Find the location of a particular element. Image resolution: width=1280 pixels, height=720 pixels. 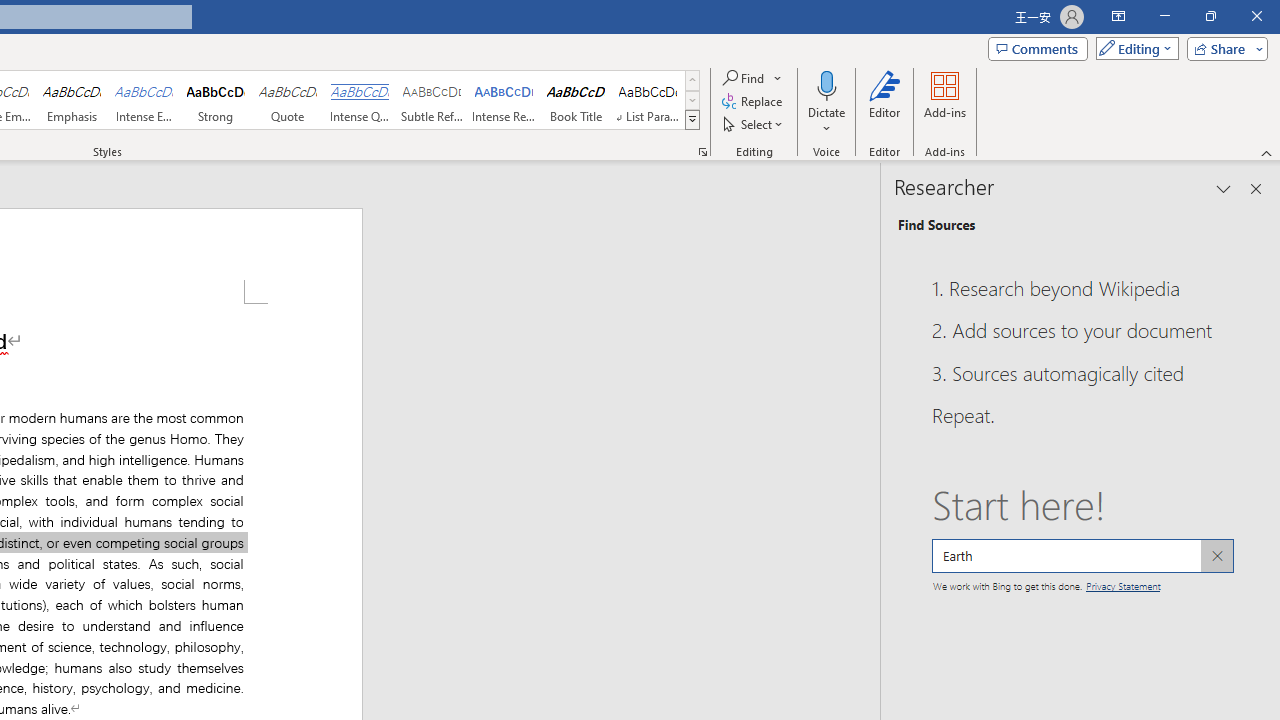

'Find Sources' is located at coordinates (935, 225).